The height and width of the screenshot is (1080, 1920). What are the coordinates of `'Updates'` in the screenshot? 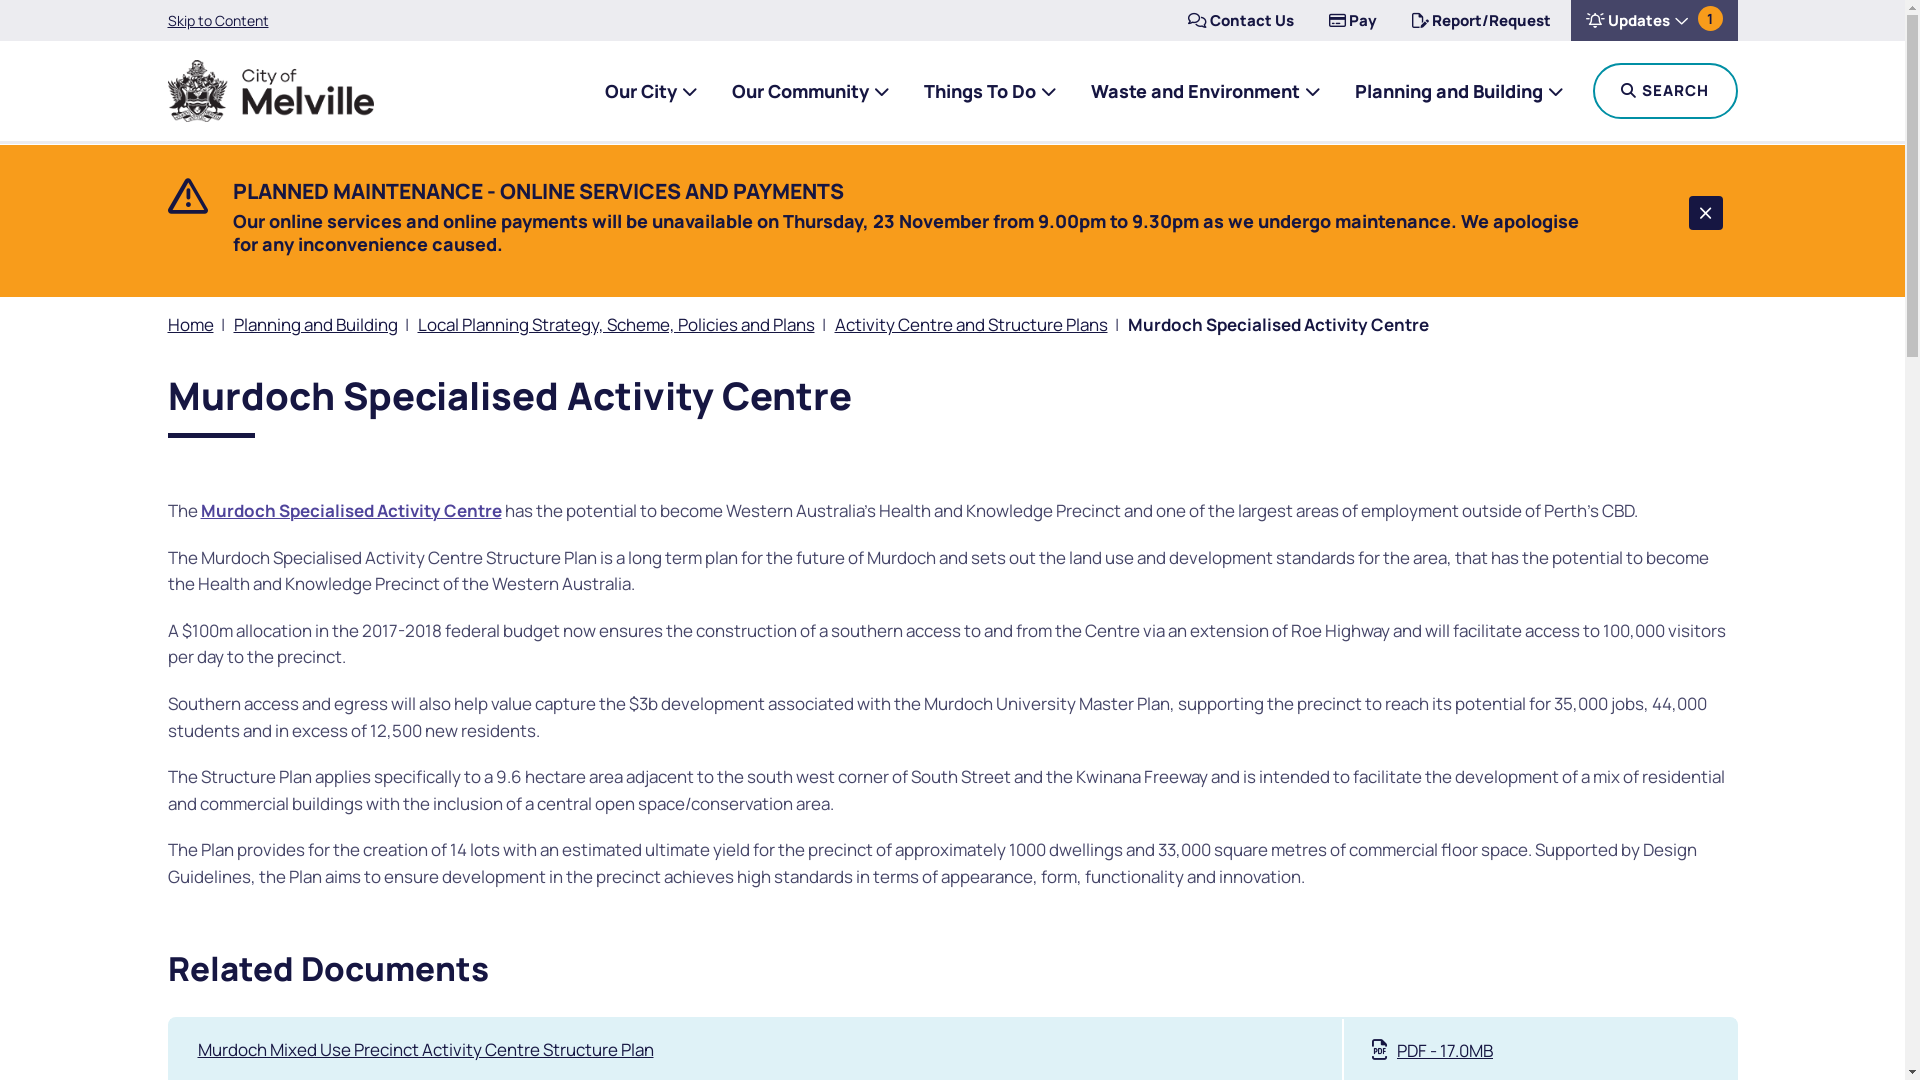 It's located at (1568, 20).